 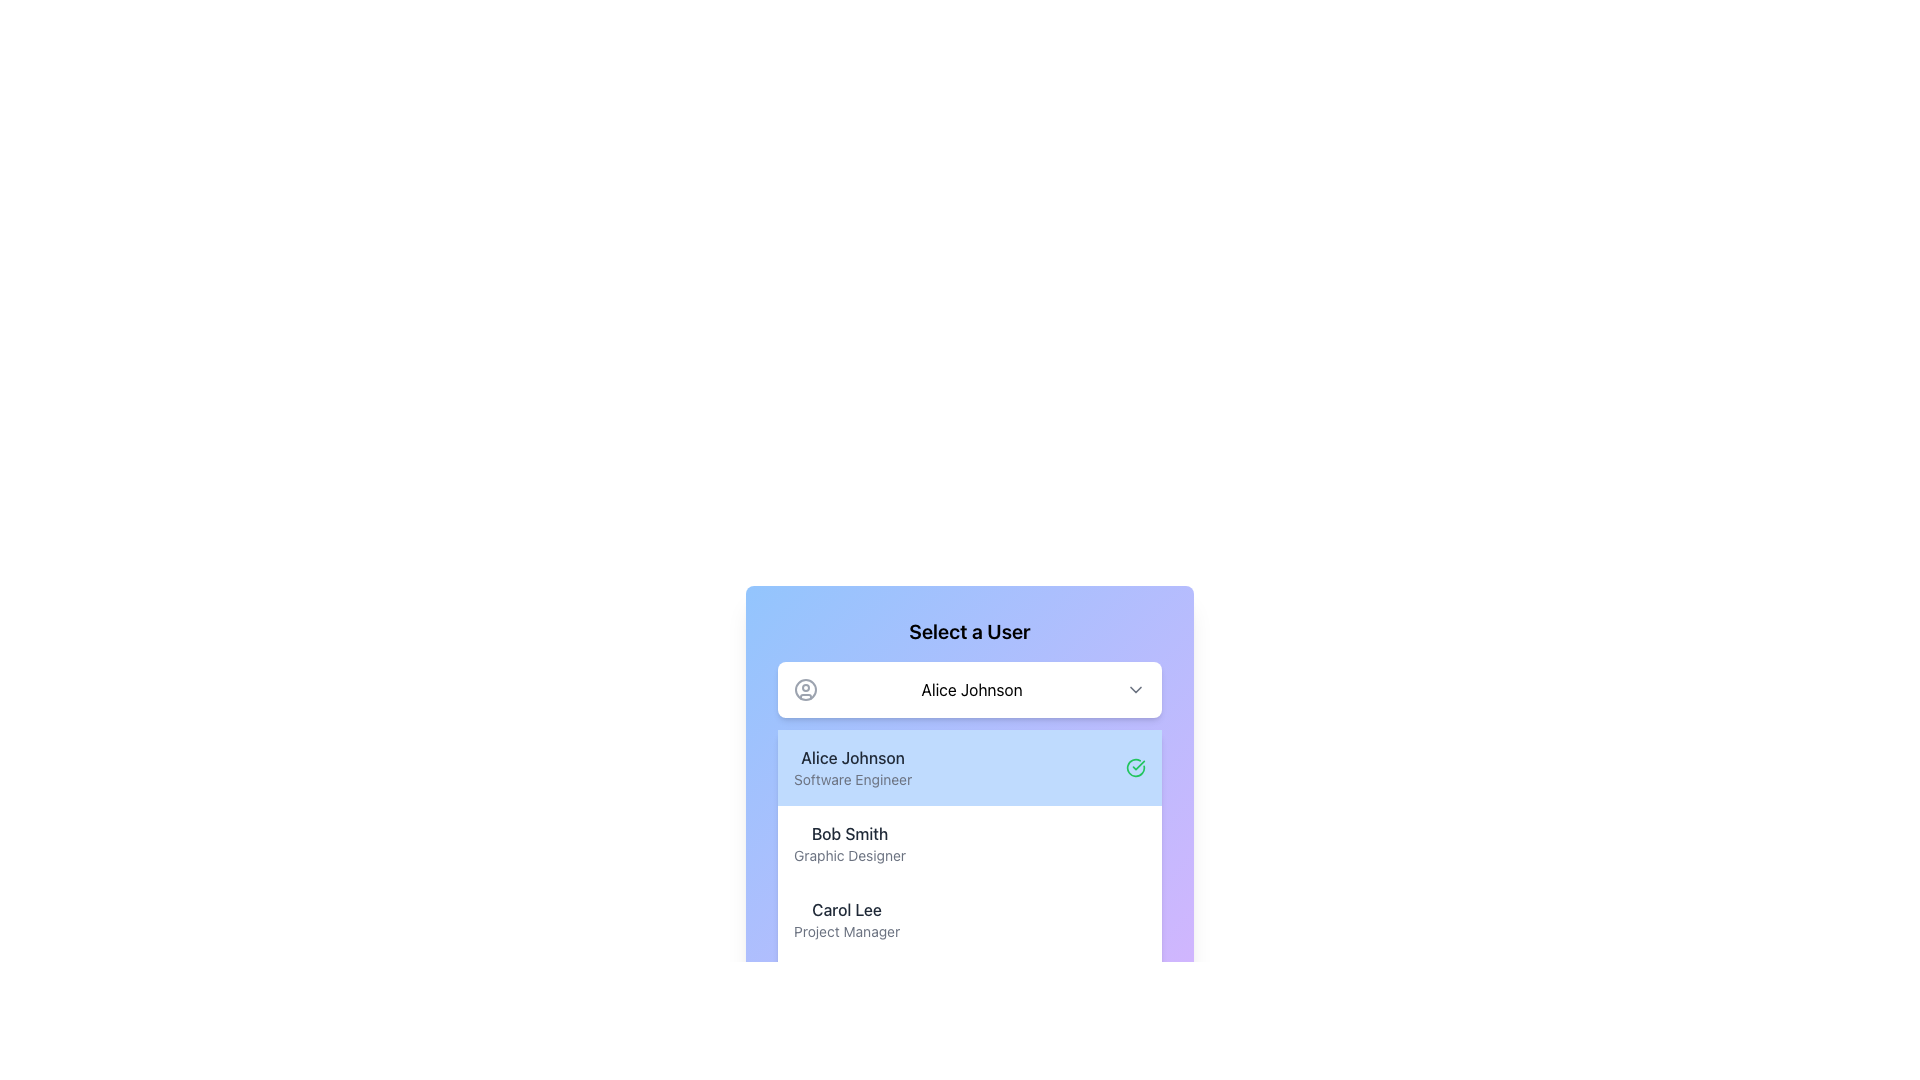 I want to click on the user profile entry for 'Bob Smith, Graphic Designer' in the second row of the user list under 'Select a User.', so click(x=849, y=844).